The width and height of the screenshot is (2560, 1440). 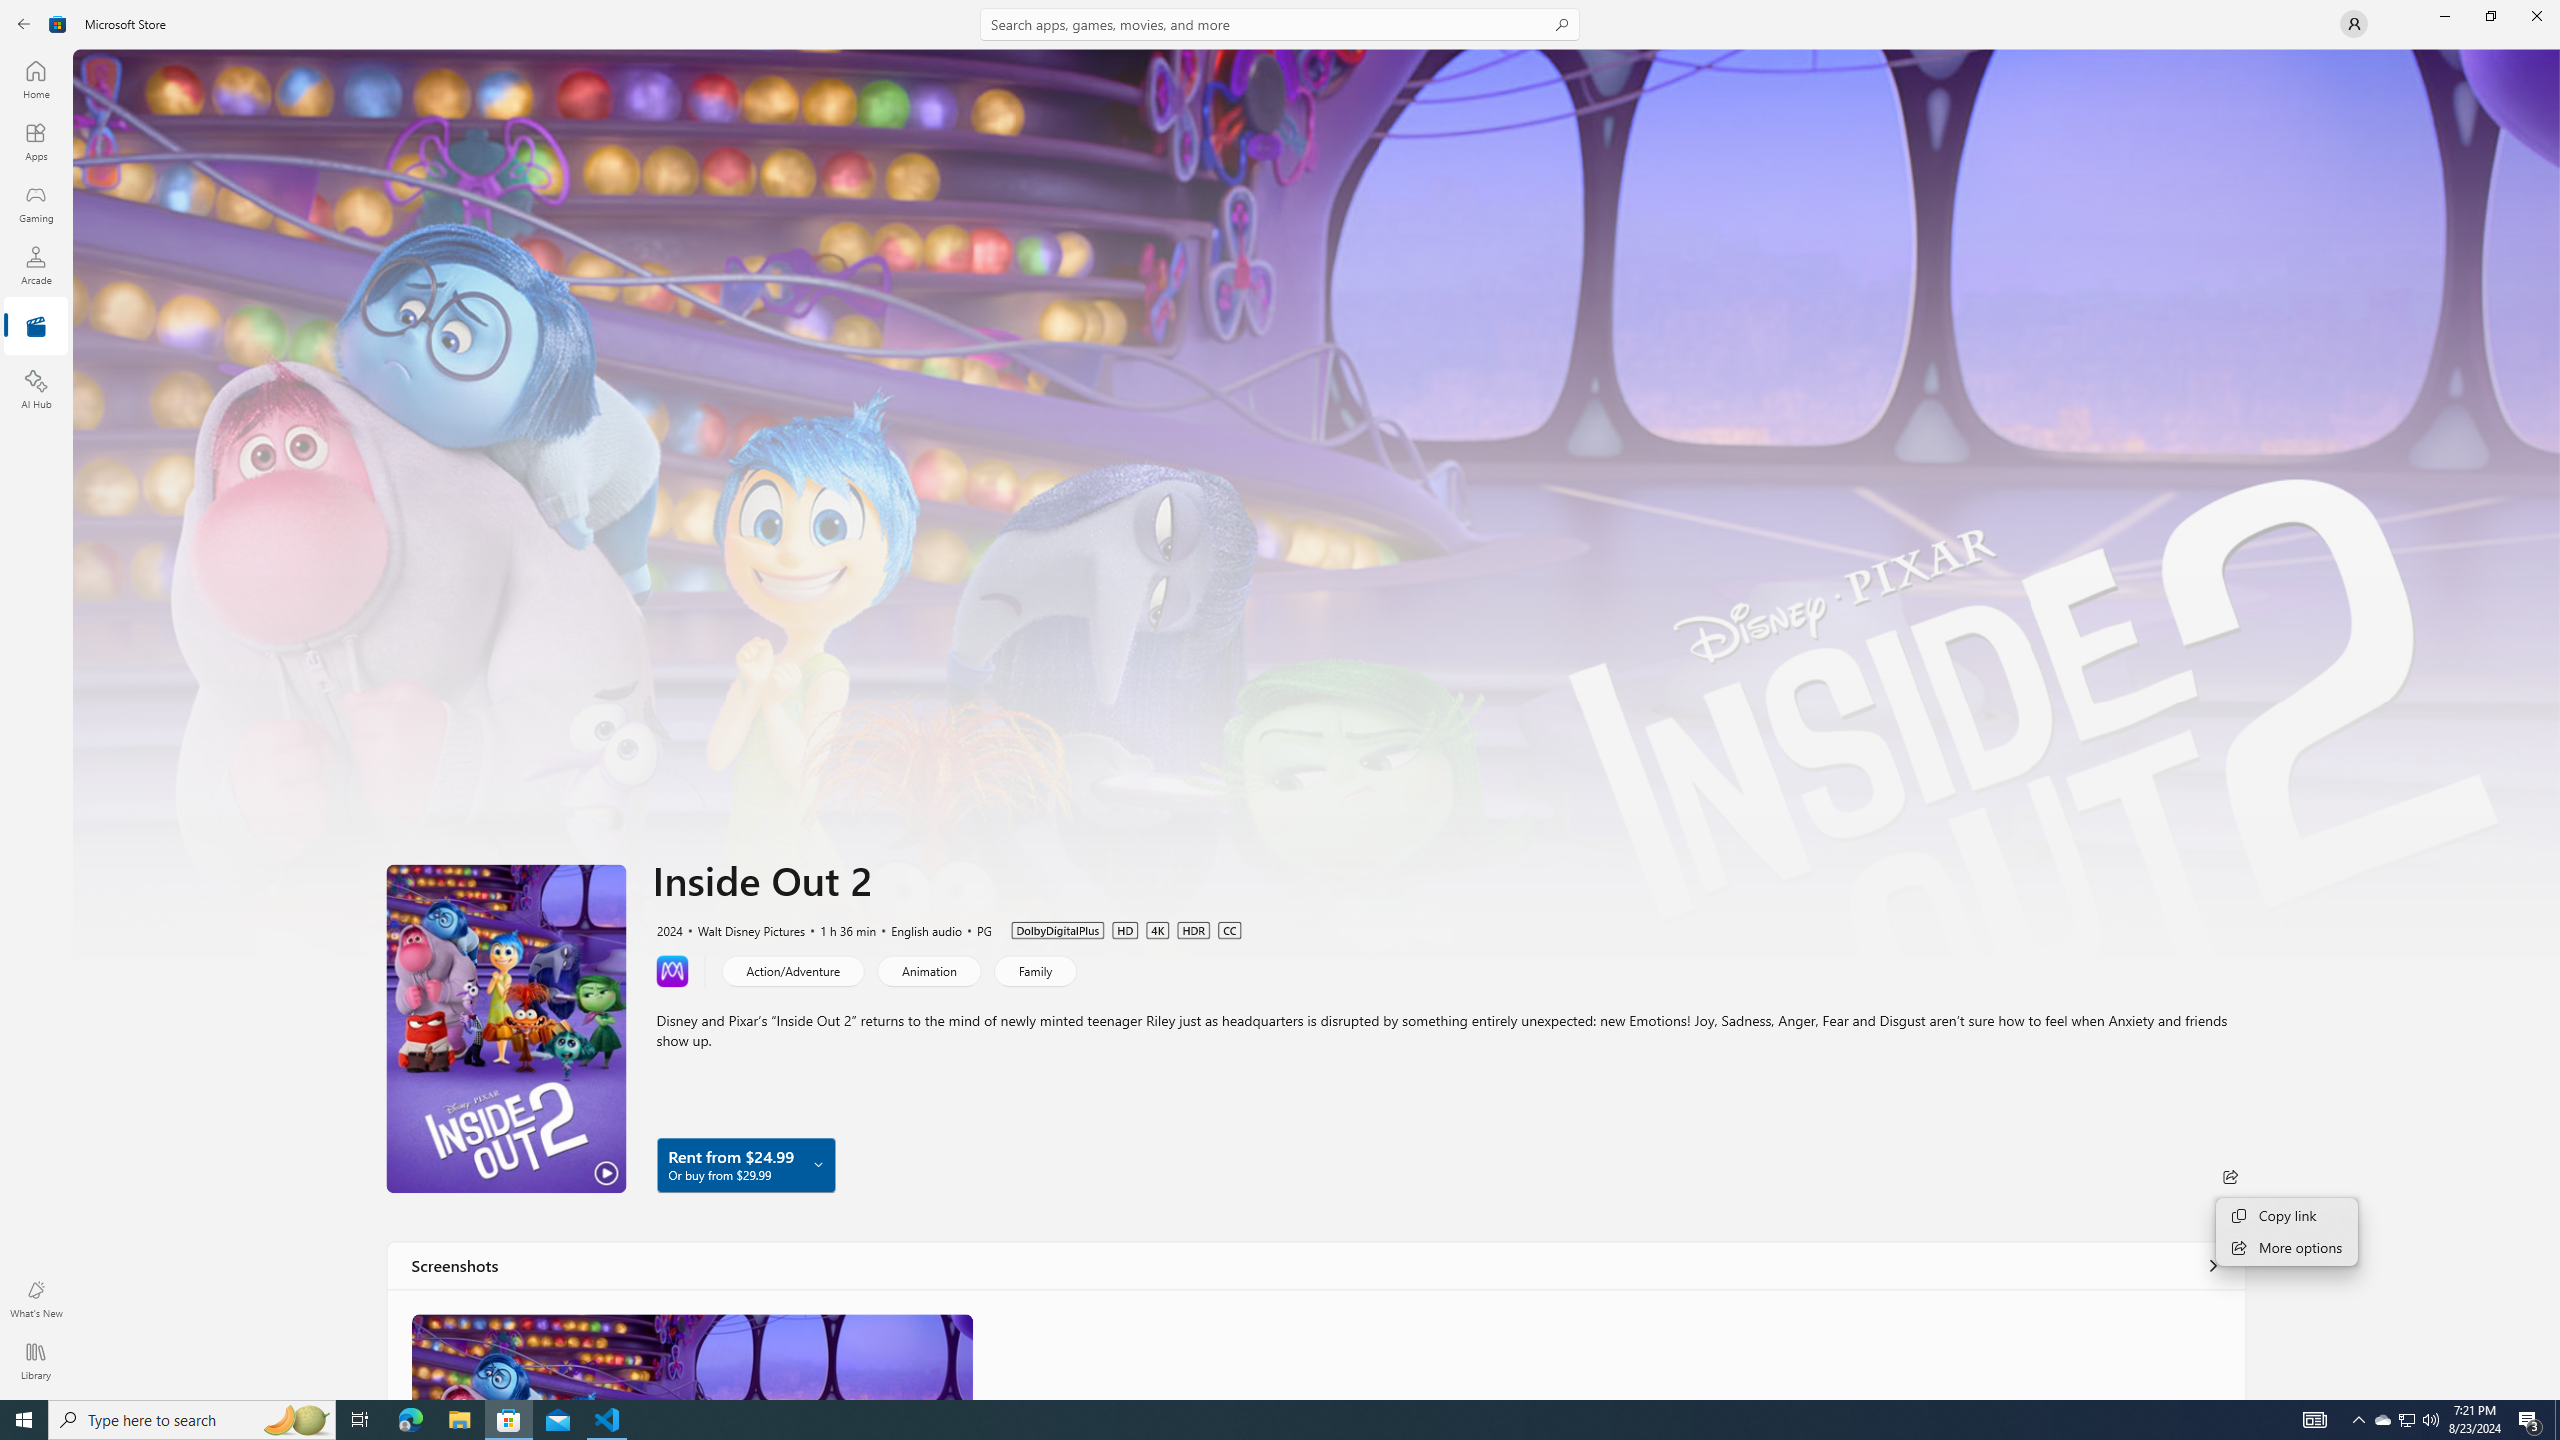 What do you see at coordinates (2443, 15) in the screenshot?
I see `'Minimize Microsoft Store'` at bounding box center [2443, 15].